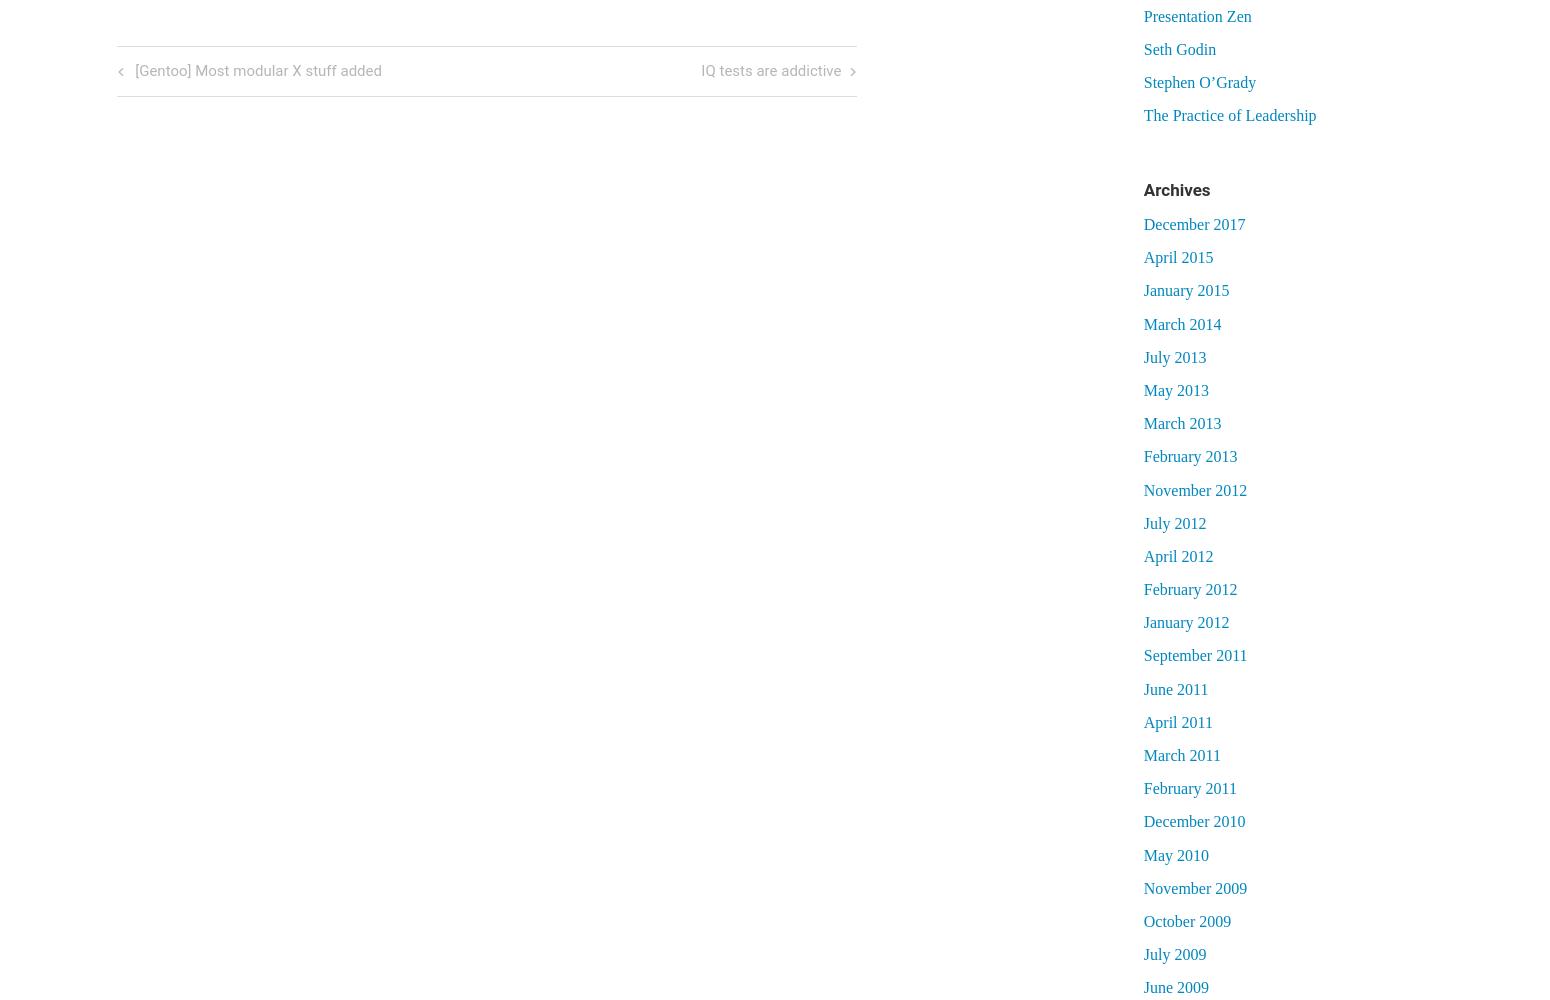 The height and width of the screenshot is (1000, 1550). Describe the element at coordinates (1141, 322) in the screenshot. I see `'March 2014'` at that location.